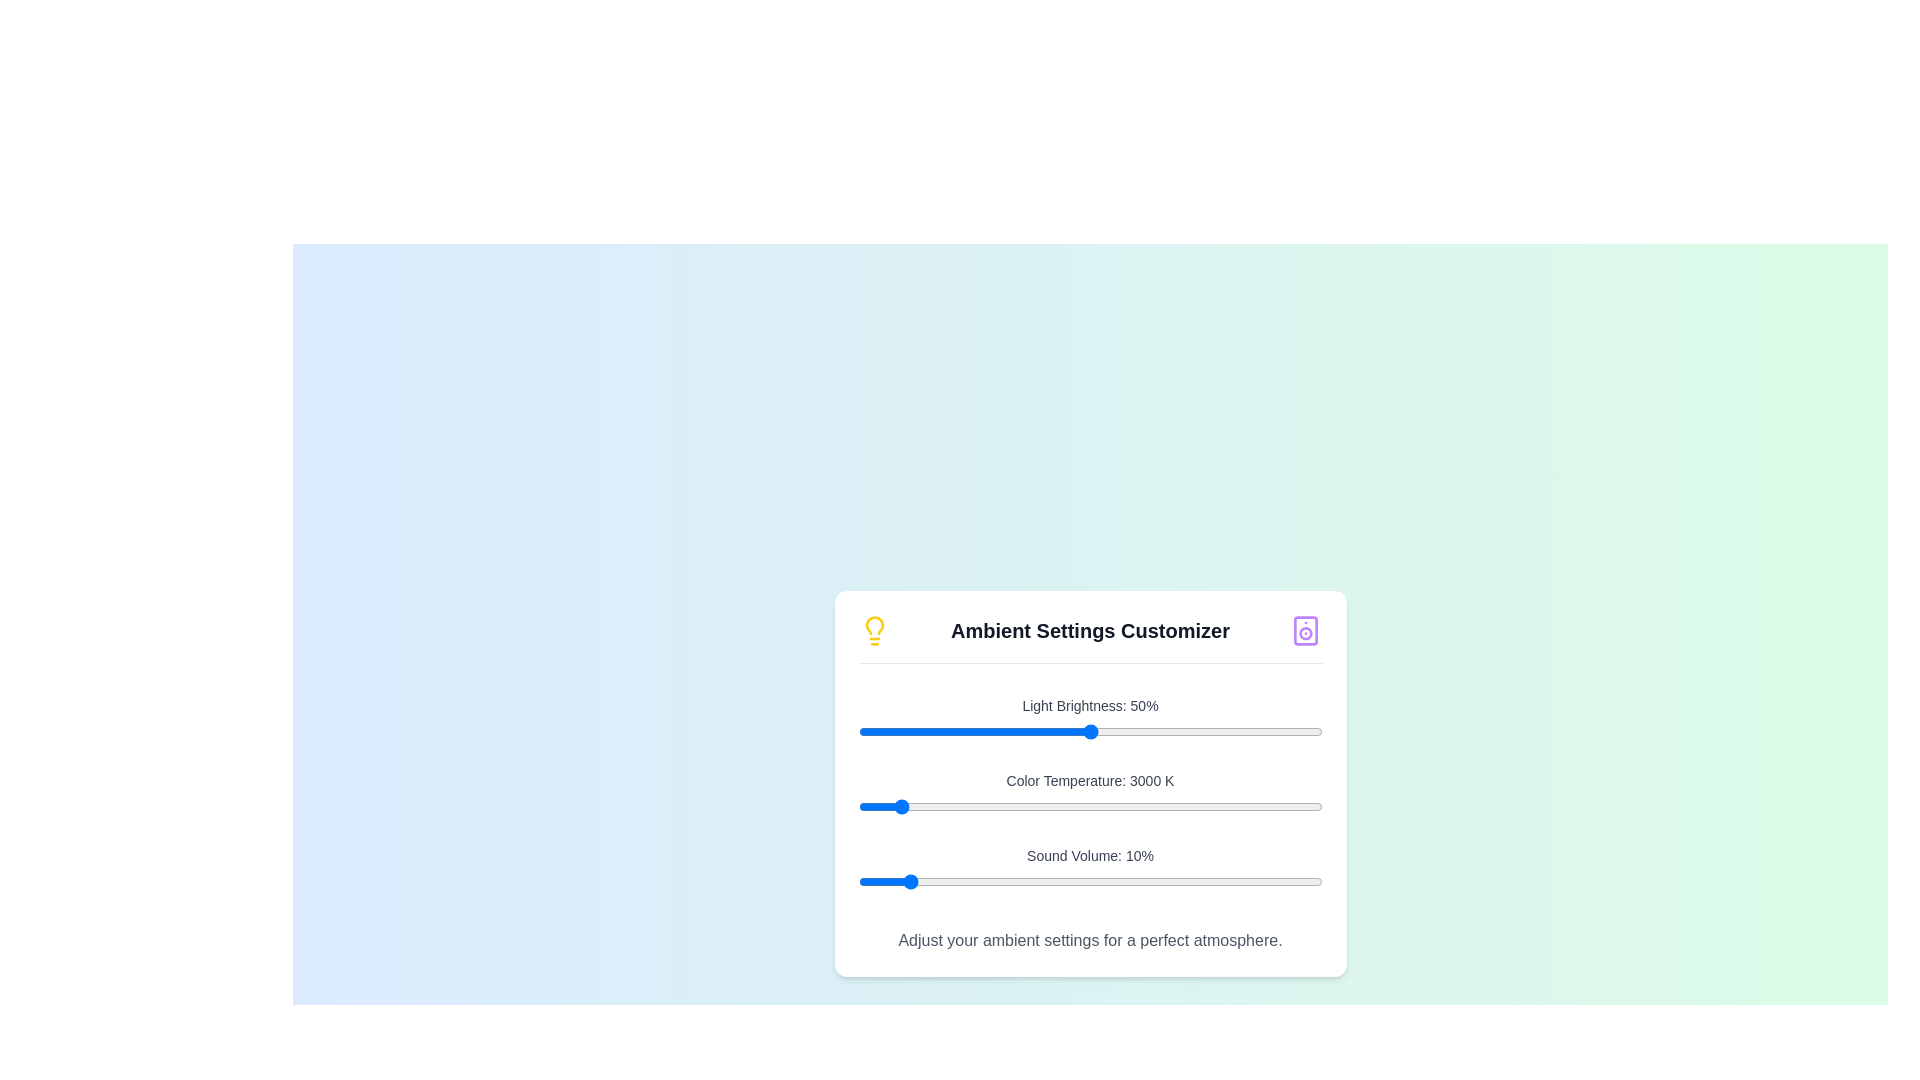 This screenshot has width=1920, height=1080. What do you see at coordinates (1301, 805) in the screenshot?
I see `color temperature` at bounding box center [1301, 805].